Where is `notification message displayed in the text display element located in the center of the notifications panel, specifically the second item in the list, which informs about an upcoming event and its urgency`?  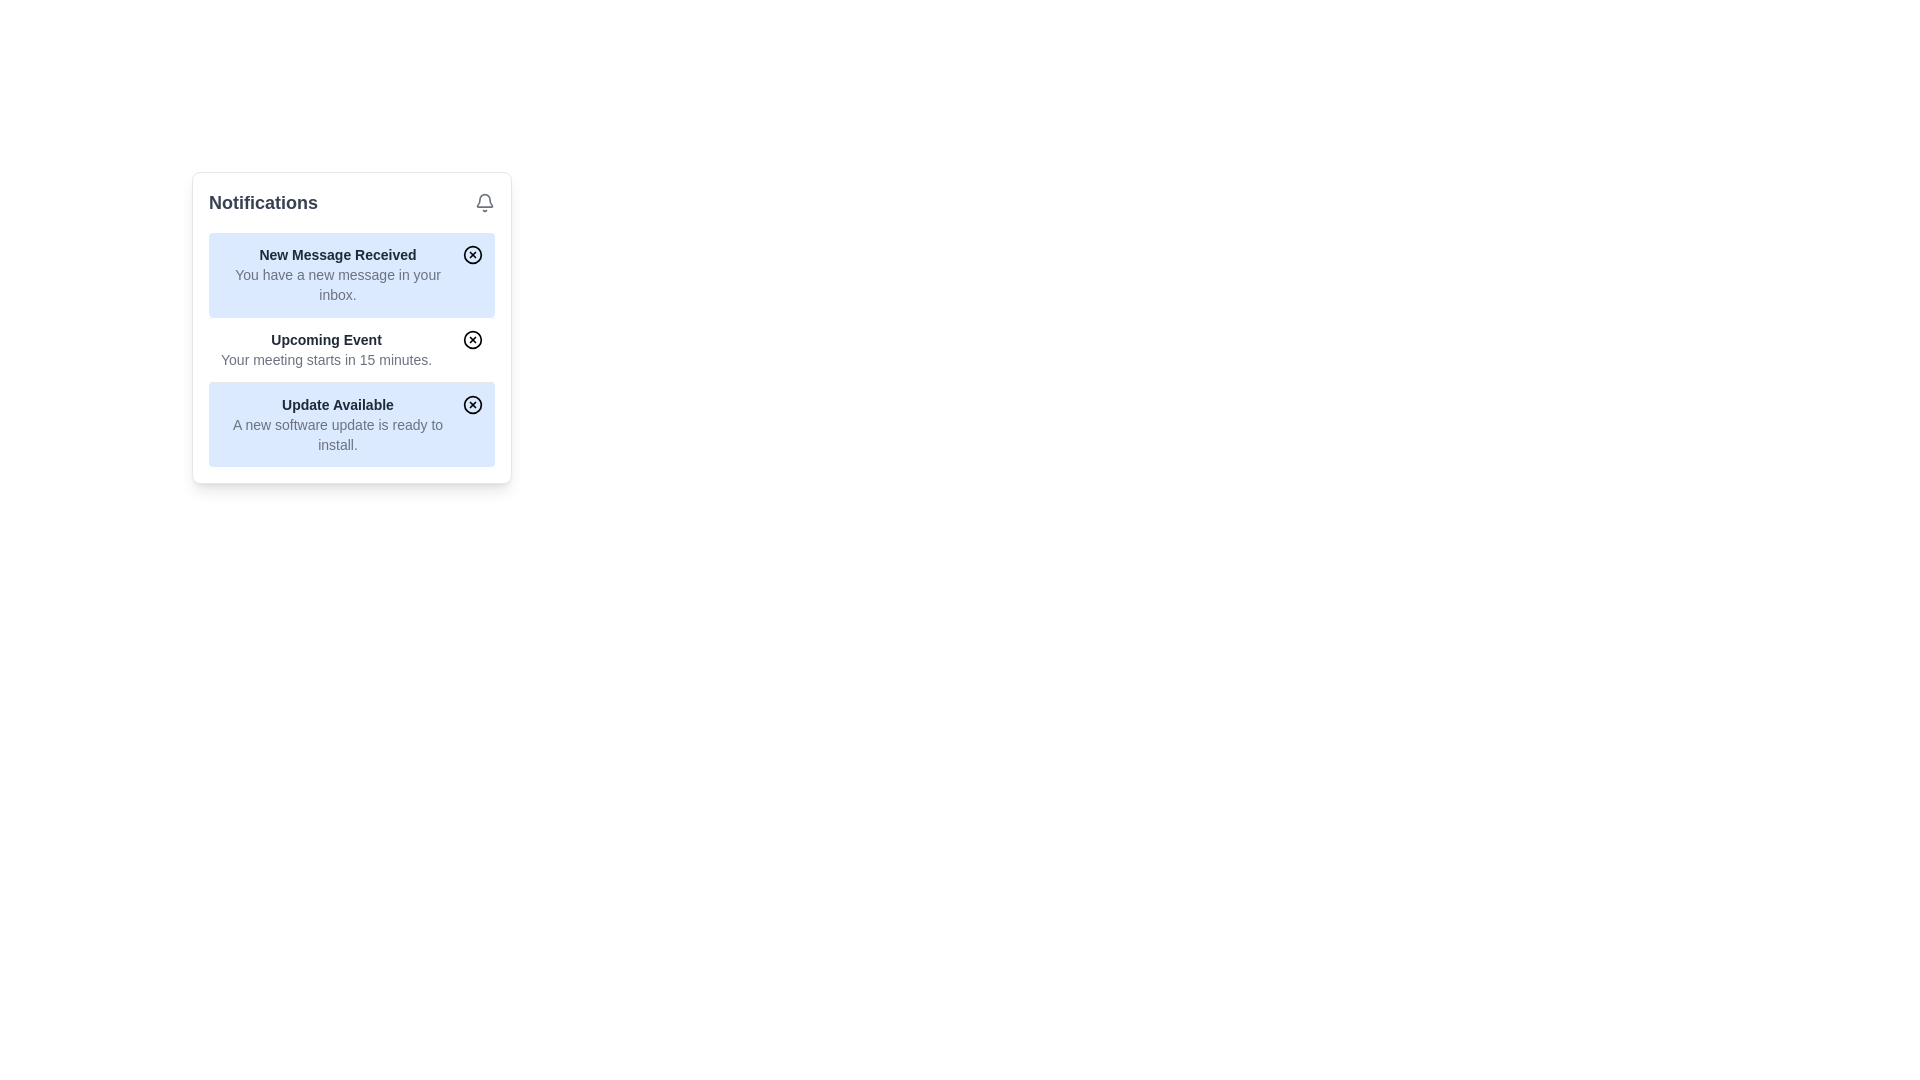
notification message displayed in the text display element located in the center of the notifications panel, specifically the second item in the list, which informs about an upcoming event and its urgency is located at coordinates (326, 349).